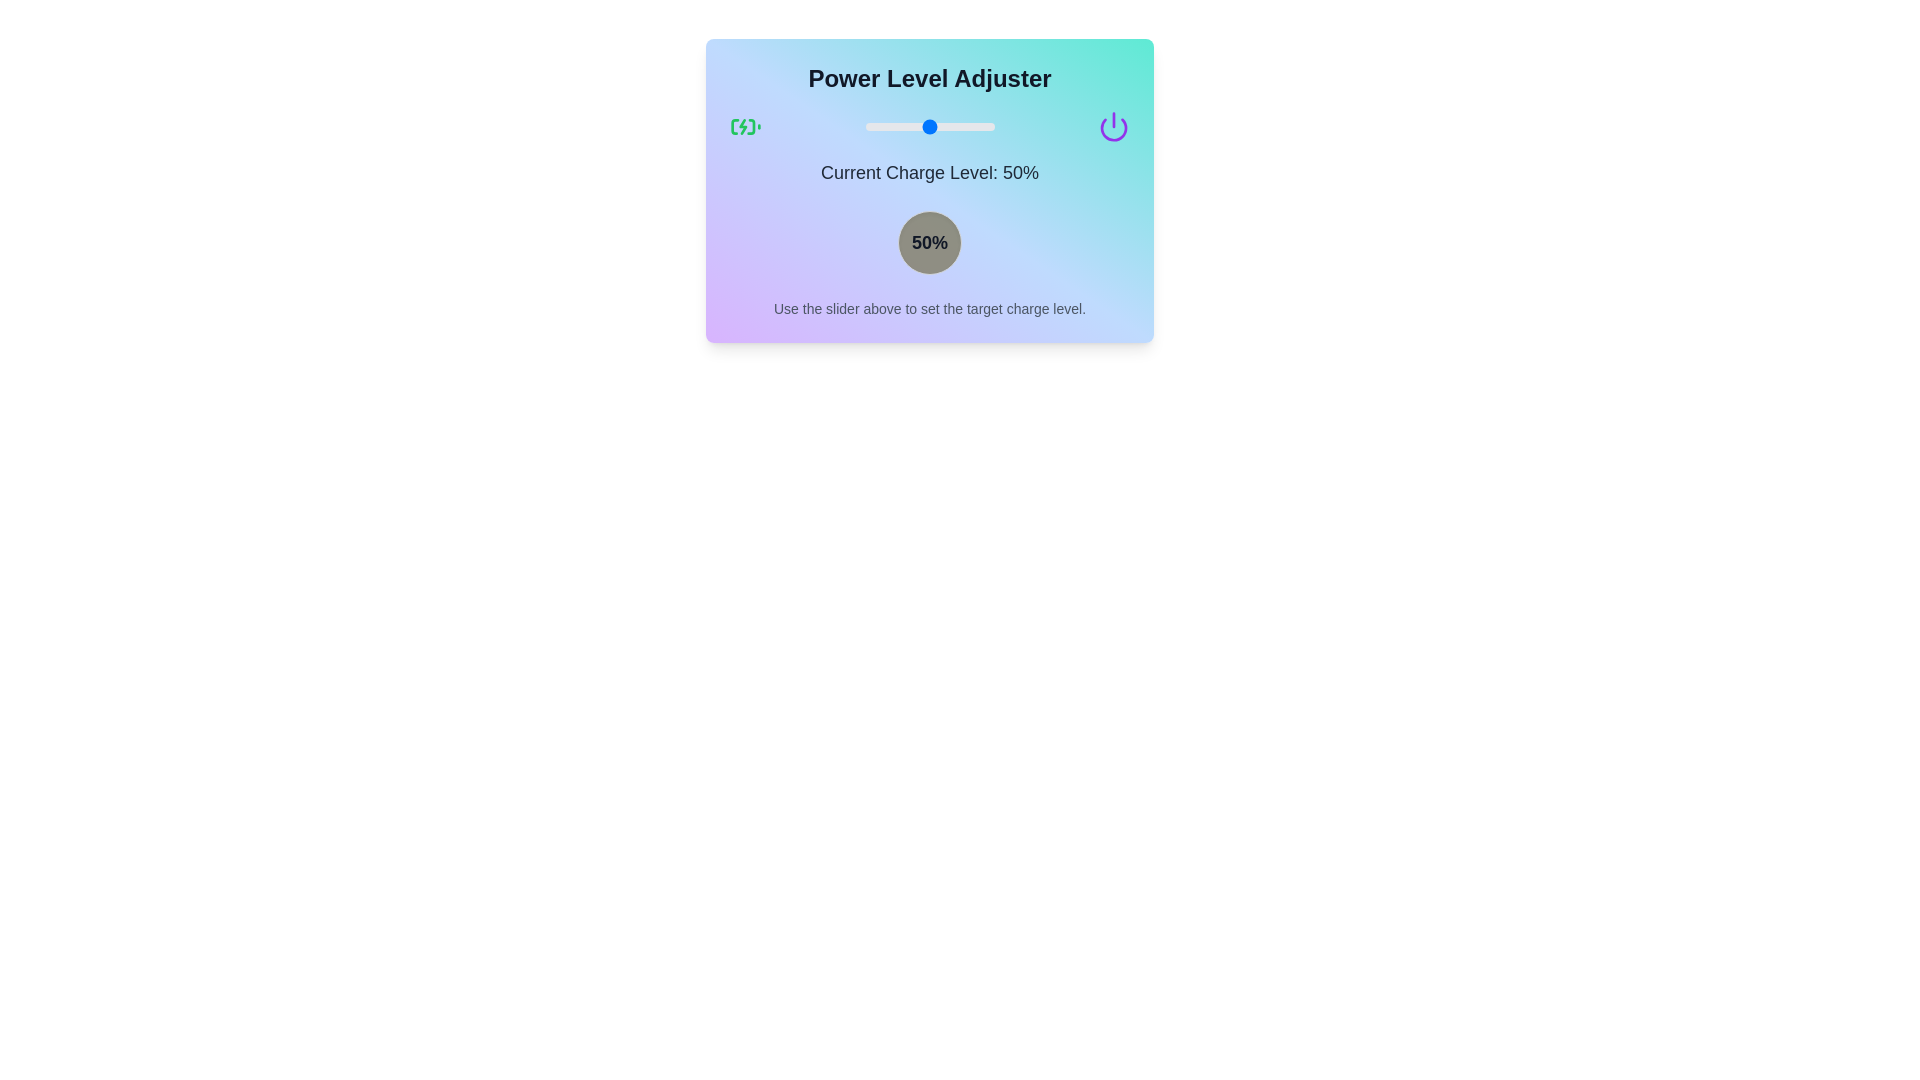 The height and width of the screenshot is (1080, 1920). Describe the element at coordinates (929, 172) in the screenshot. I see `text label that displays the current charge level, located under the blue slider and above the round button showing '50%', centered horizontally within the interactive elements` at that location.